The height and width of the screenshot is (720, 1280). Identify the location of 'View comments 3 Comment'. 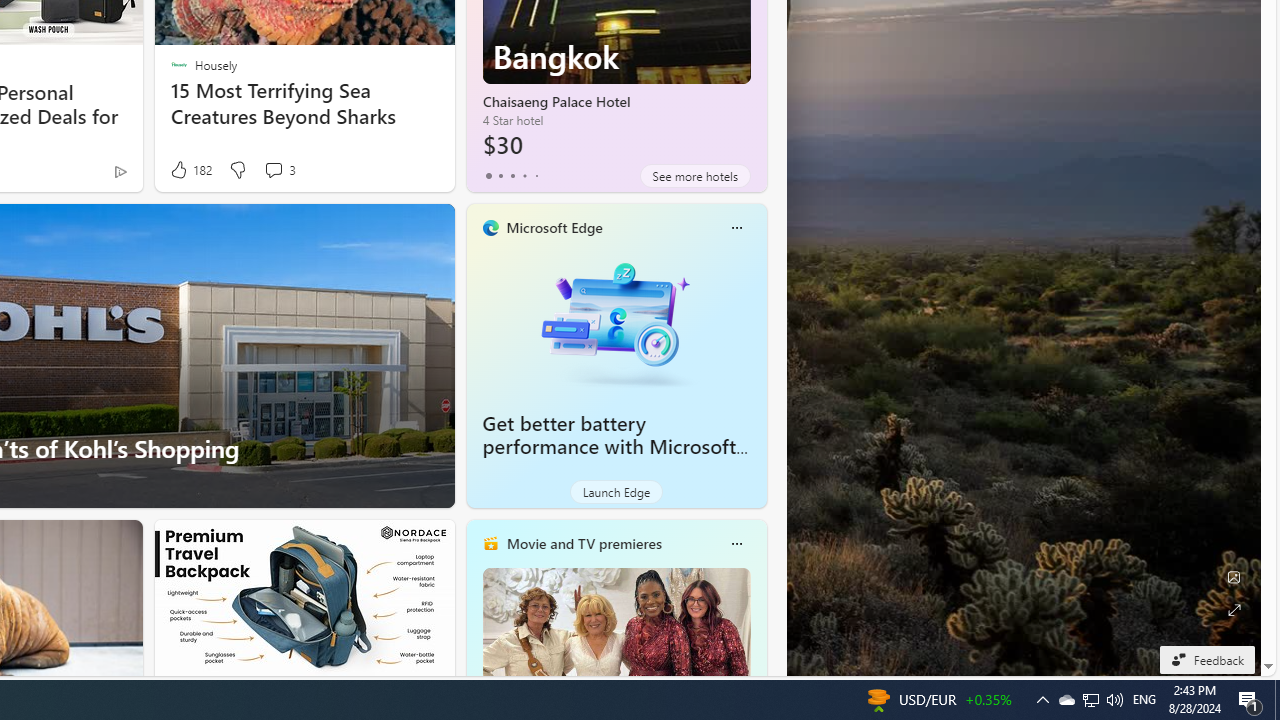
(278, 169).